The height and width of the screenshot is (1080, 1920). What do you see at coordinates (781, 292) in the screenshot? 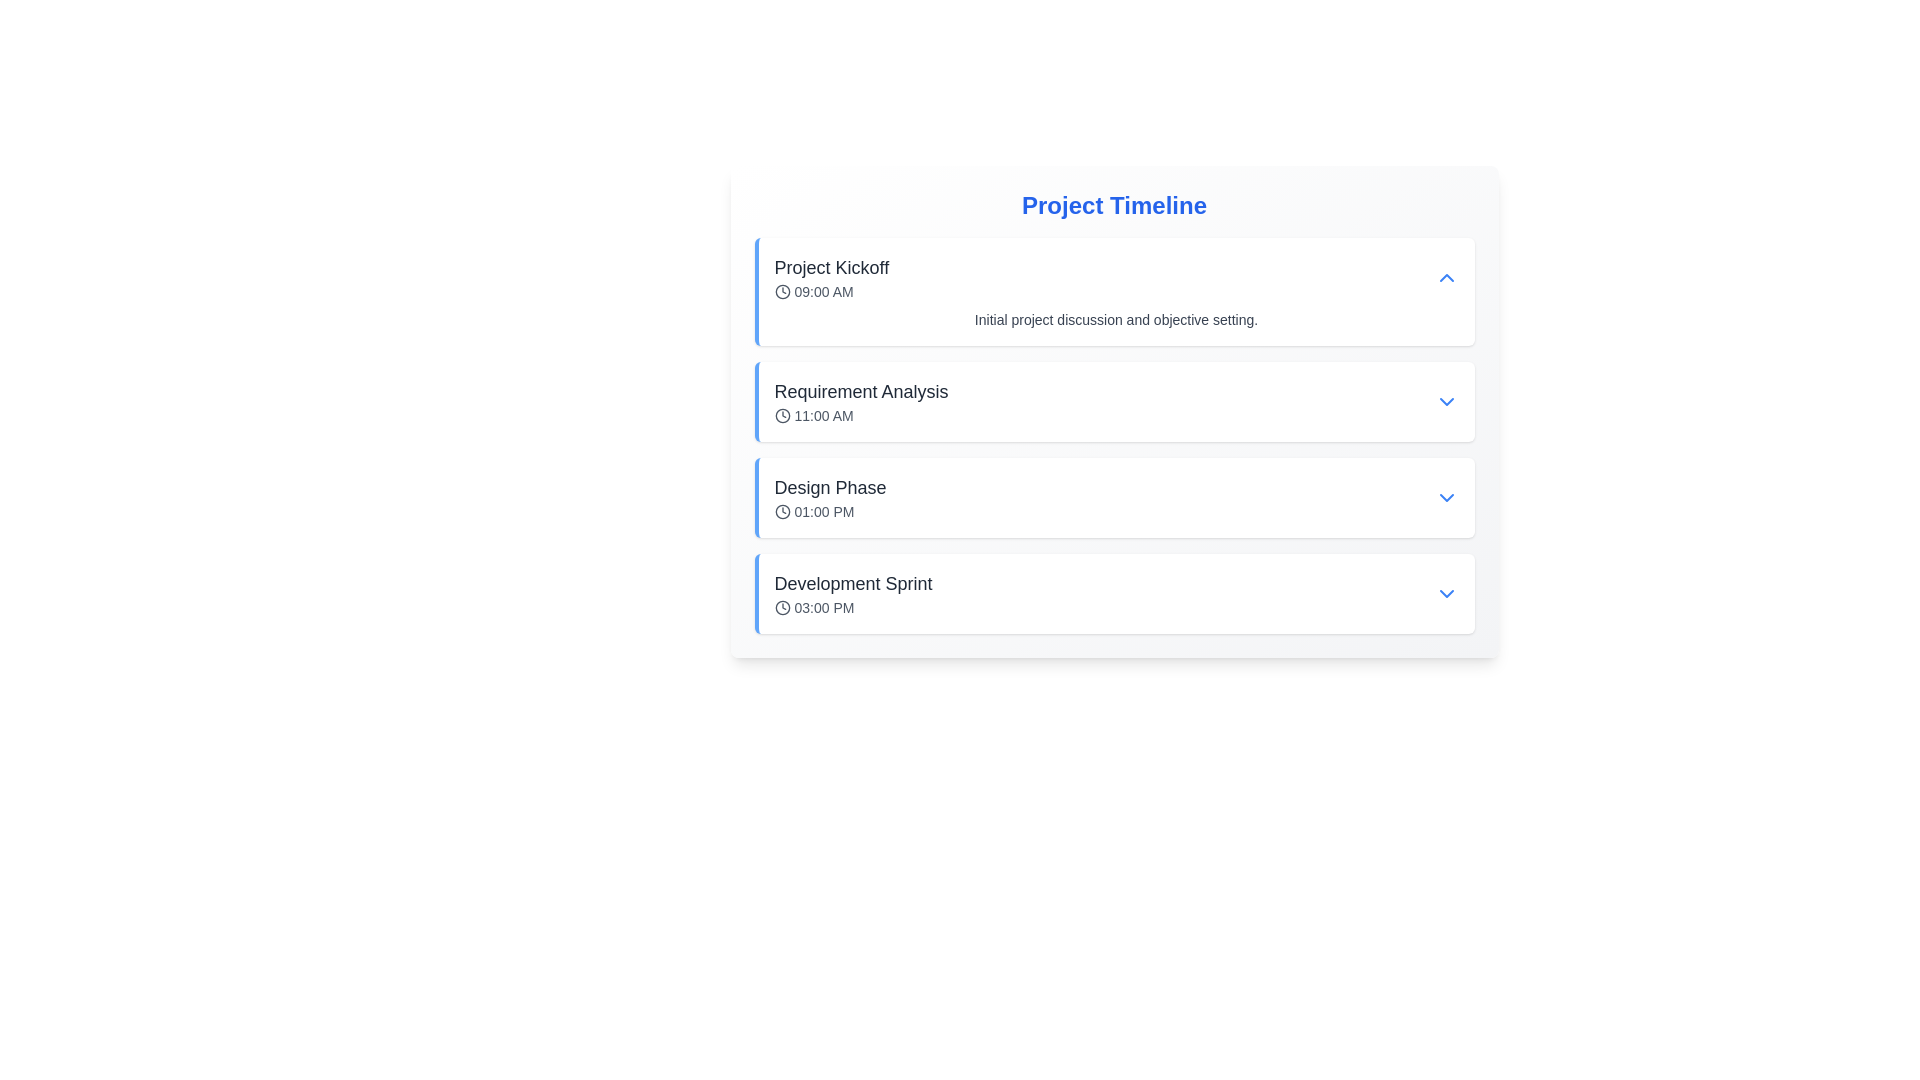
I see `the clock icon located at '09:00 AM' in the 'Project Kickoff' timeline section` at bounding box center [781, 292].